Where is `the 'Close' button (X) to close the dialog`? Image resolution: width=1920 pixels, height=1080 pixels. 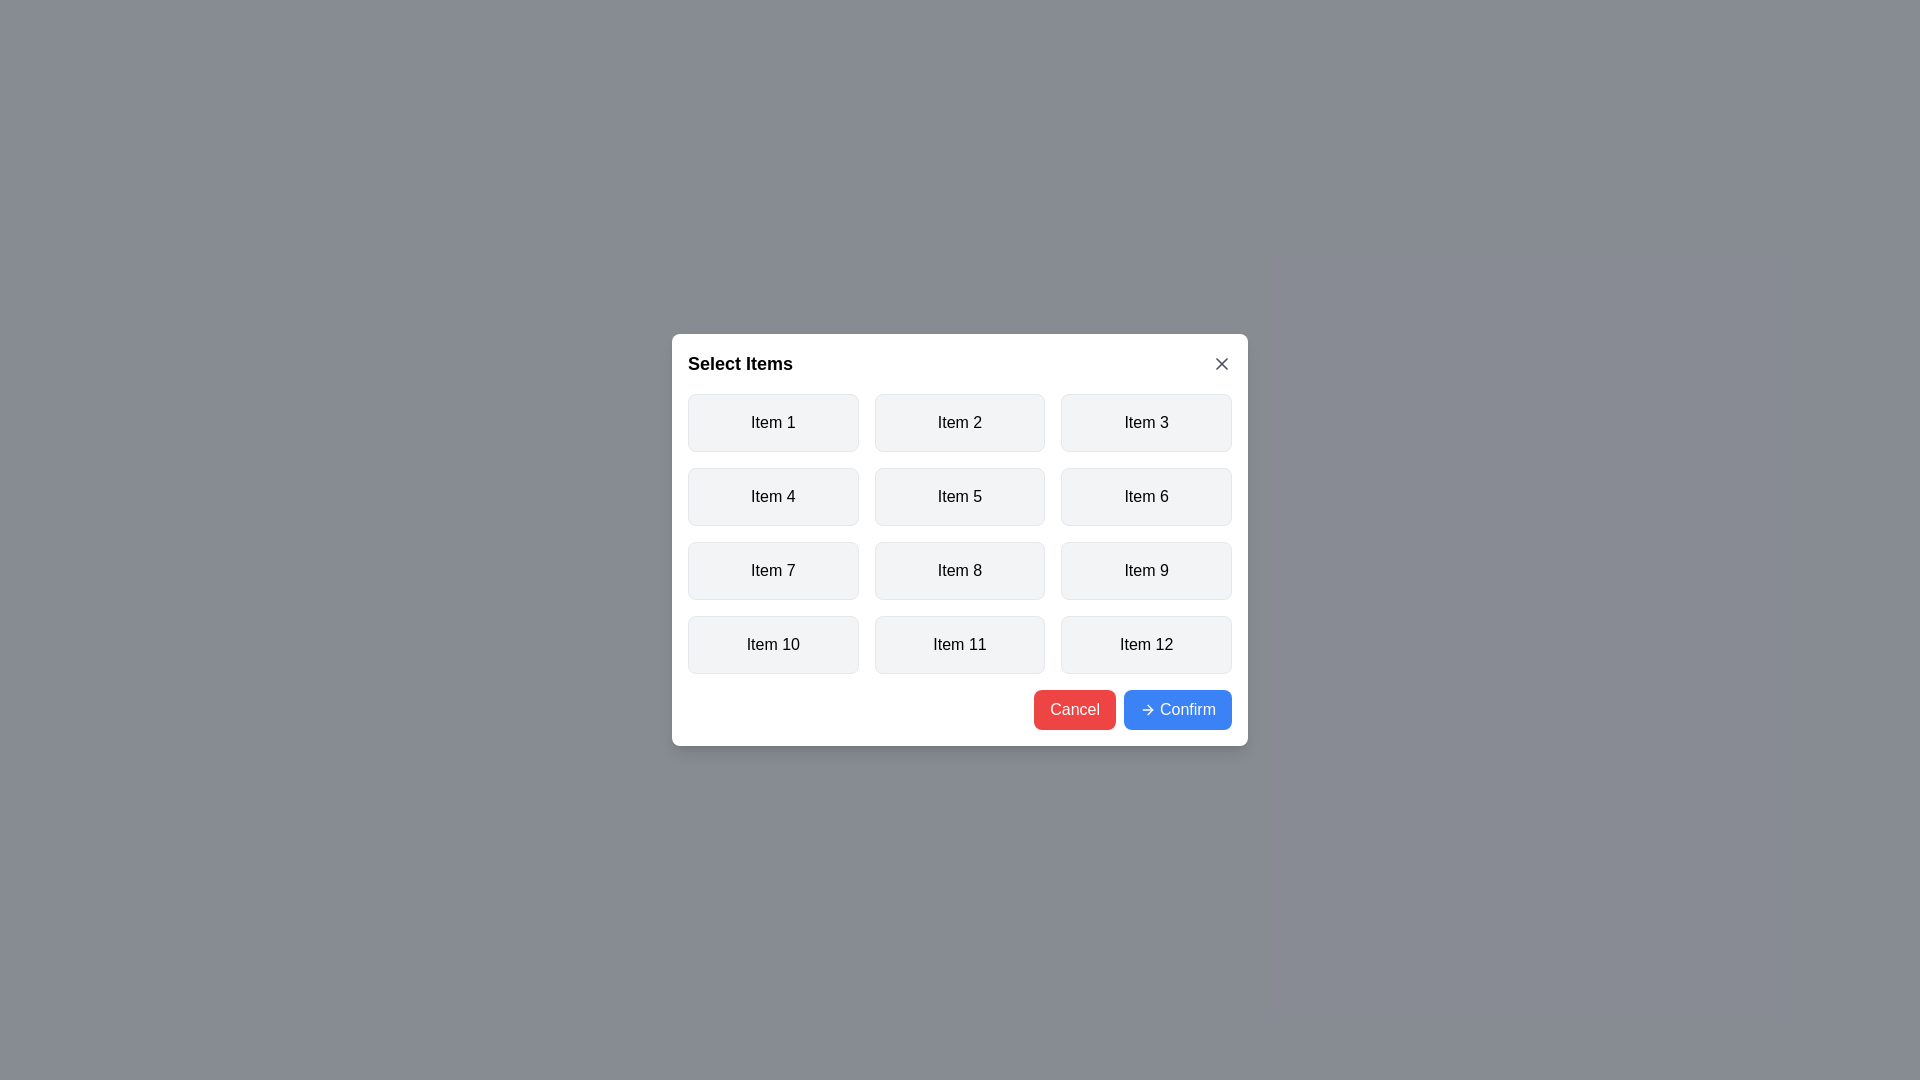
the 'Close' button (X) to close the dialog is located at coordinates (1221, 363).